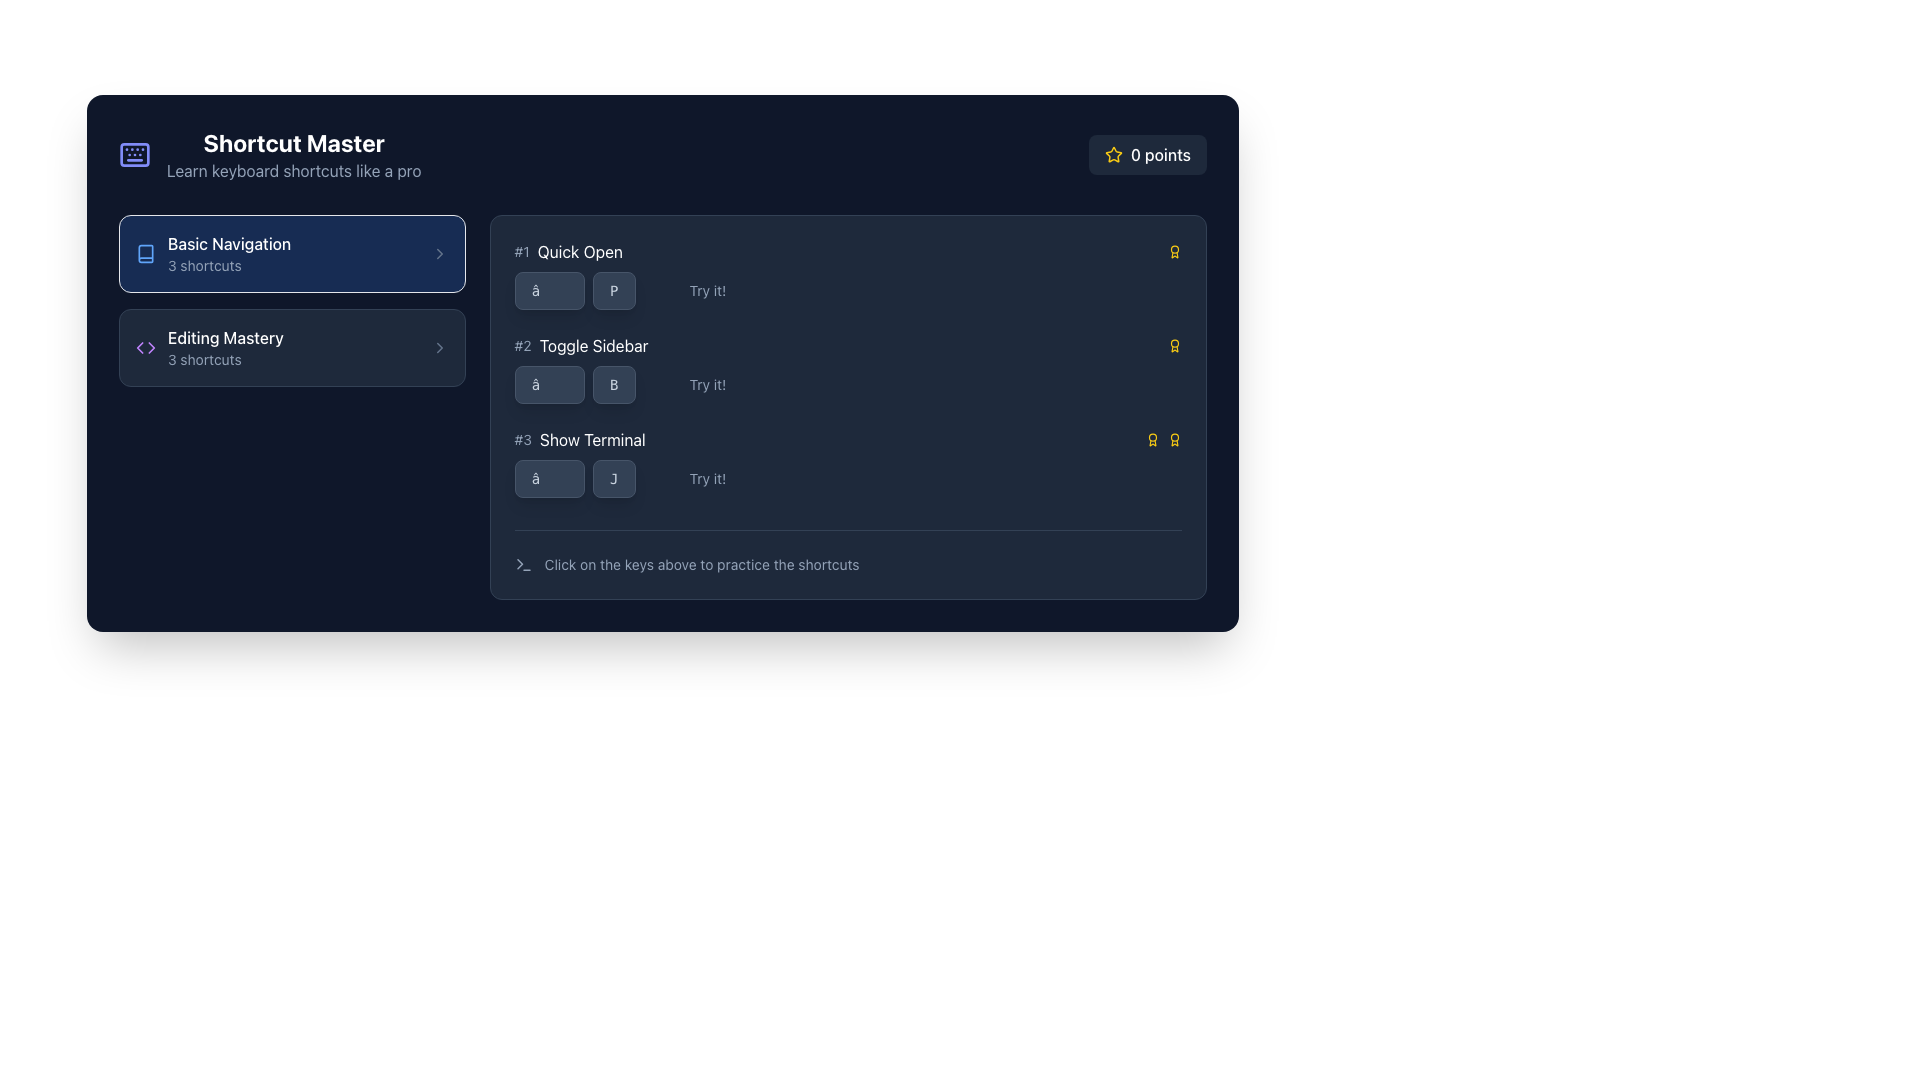  What do you see at coordinates (591, 438) in the screenshot?
I see `the text label positioned in the third line of a sequentially numbered list, located between '#3' and a clickable button` at bounding box center [591, 438].